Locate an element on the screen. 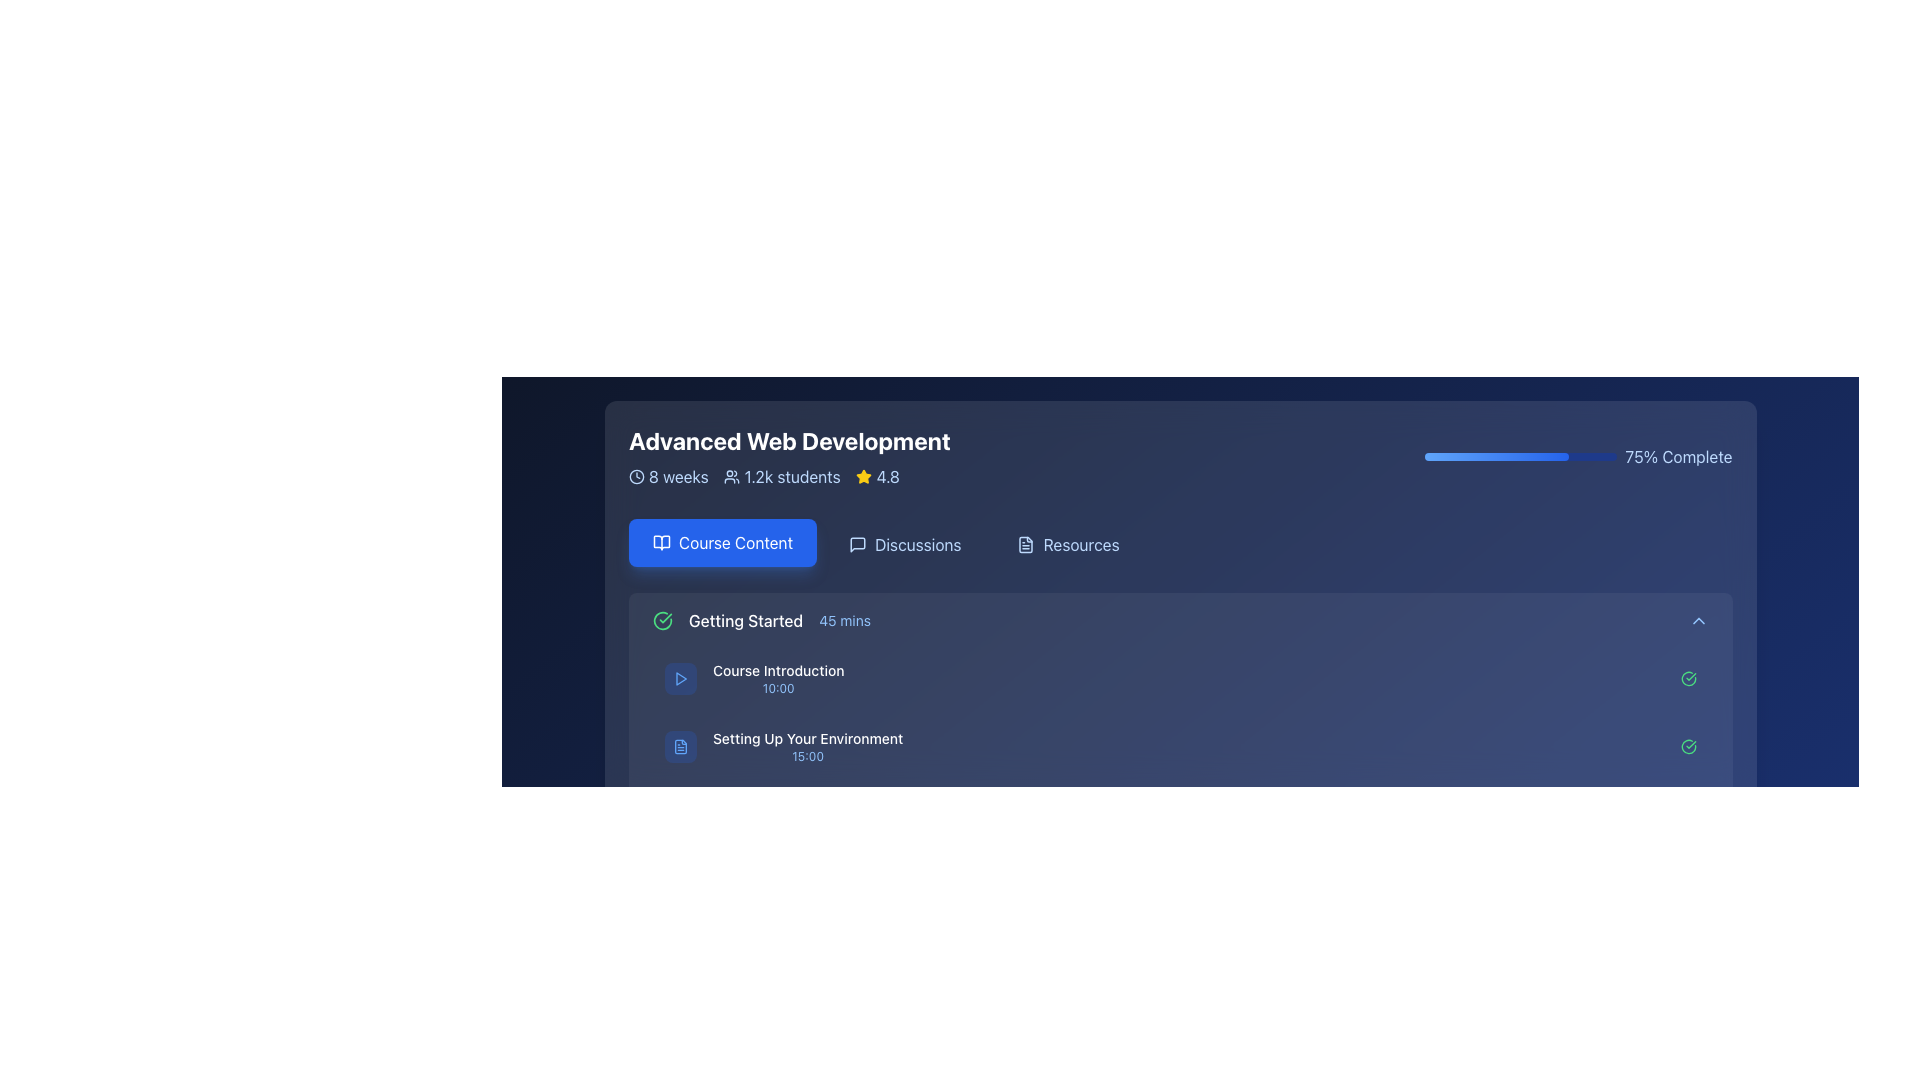 The height and width of the screenshot is (1080, 1920). the speech bubble-shaped icon outlined in light blue is located at coordinates (857, 544).